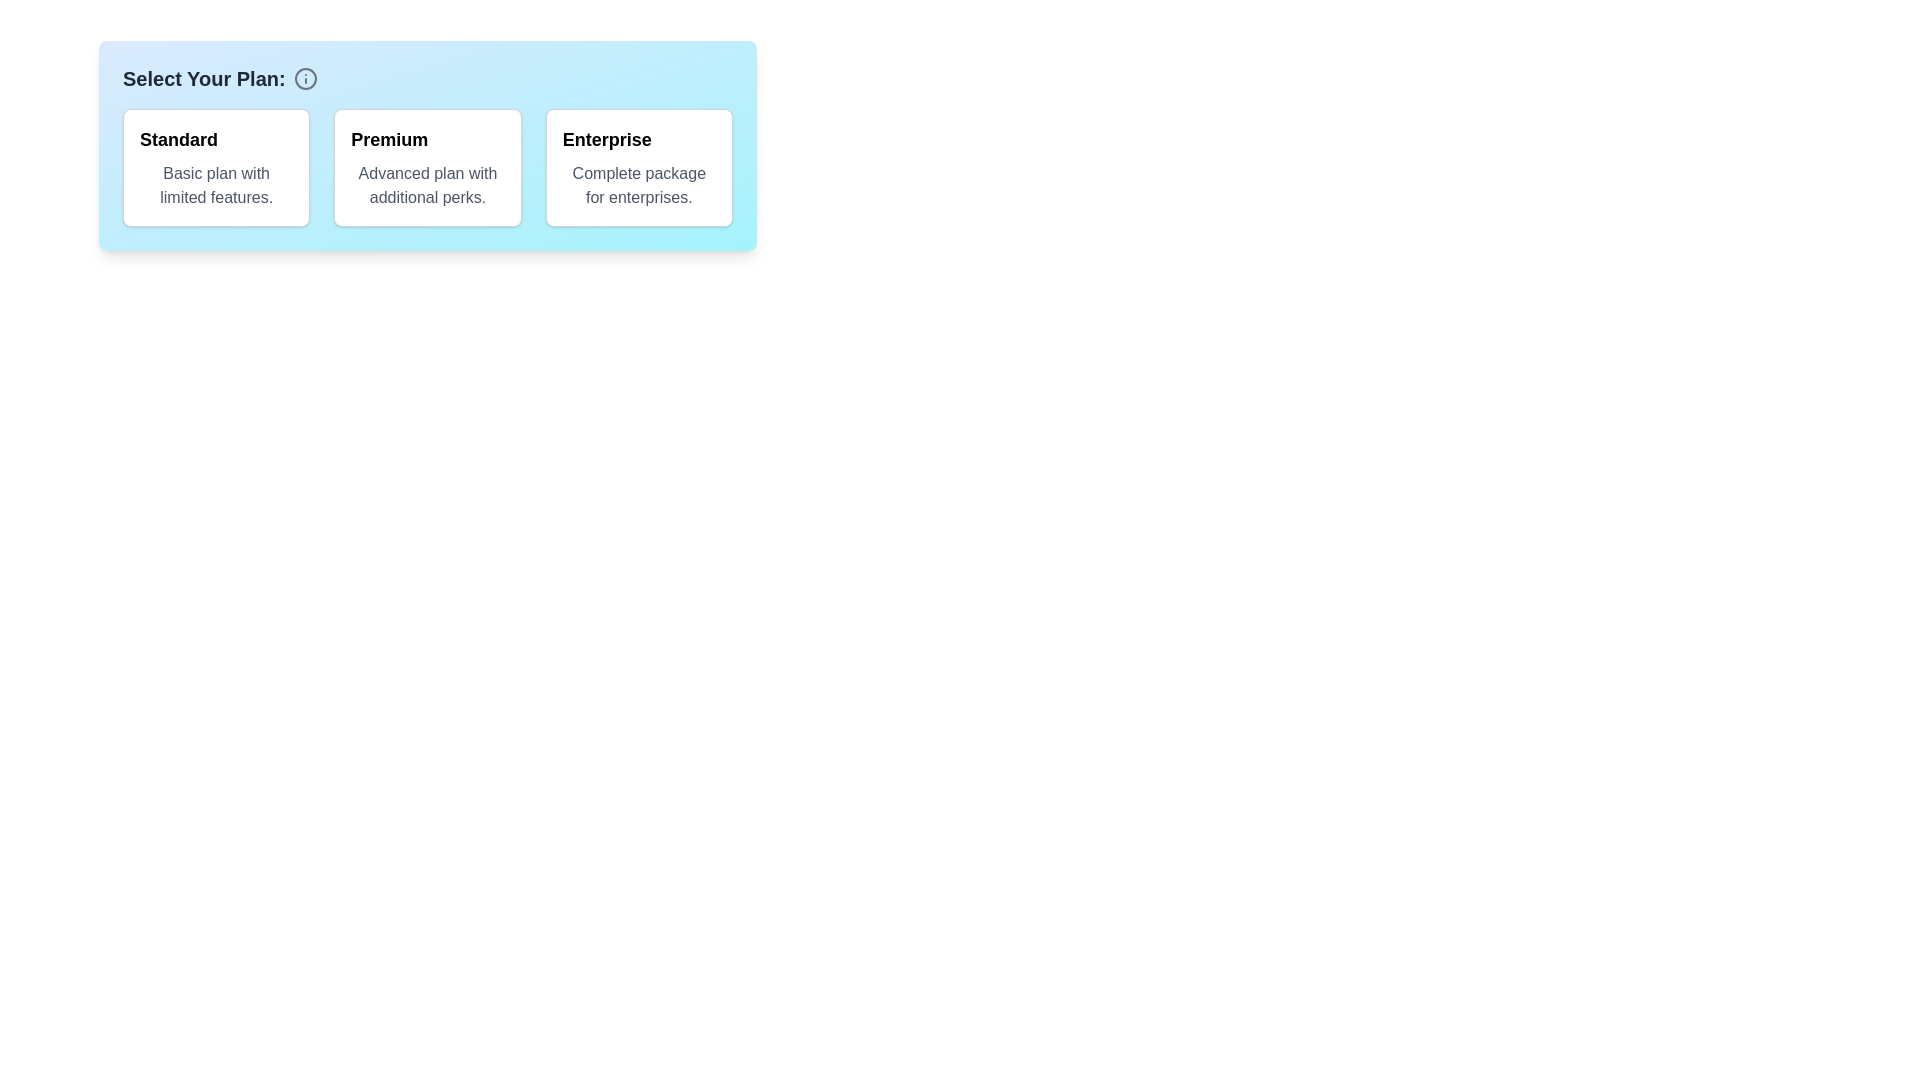 The image size is (1920, 1080). I want to click on the text label that serves as the title for the 'Premium' plan card, located at the upper center of the second card, above the descriptive text block that reads 'Advanced plan with additional perks.', so click(389, 138).